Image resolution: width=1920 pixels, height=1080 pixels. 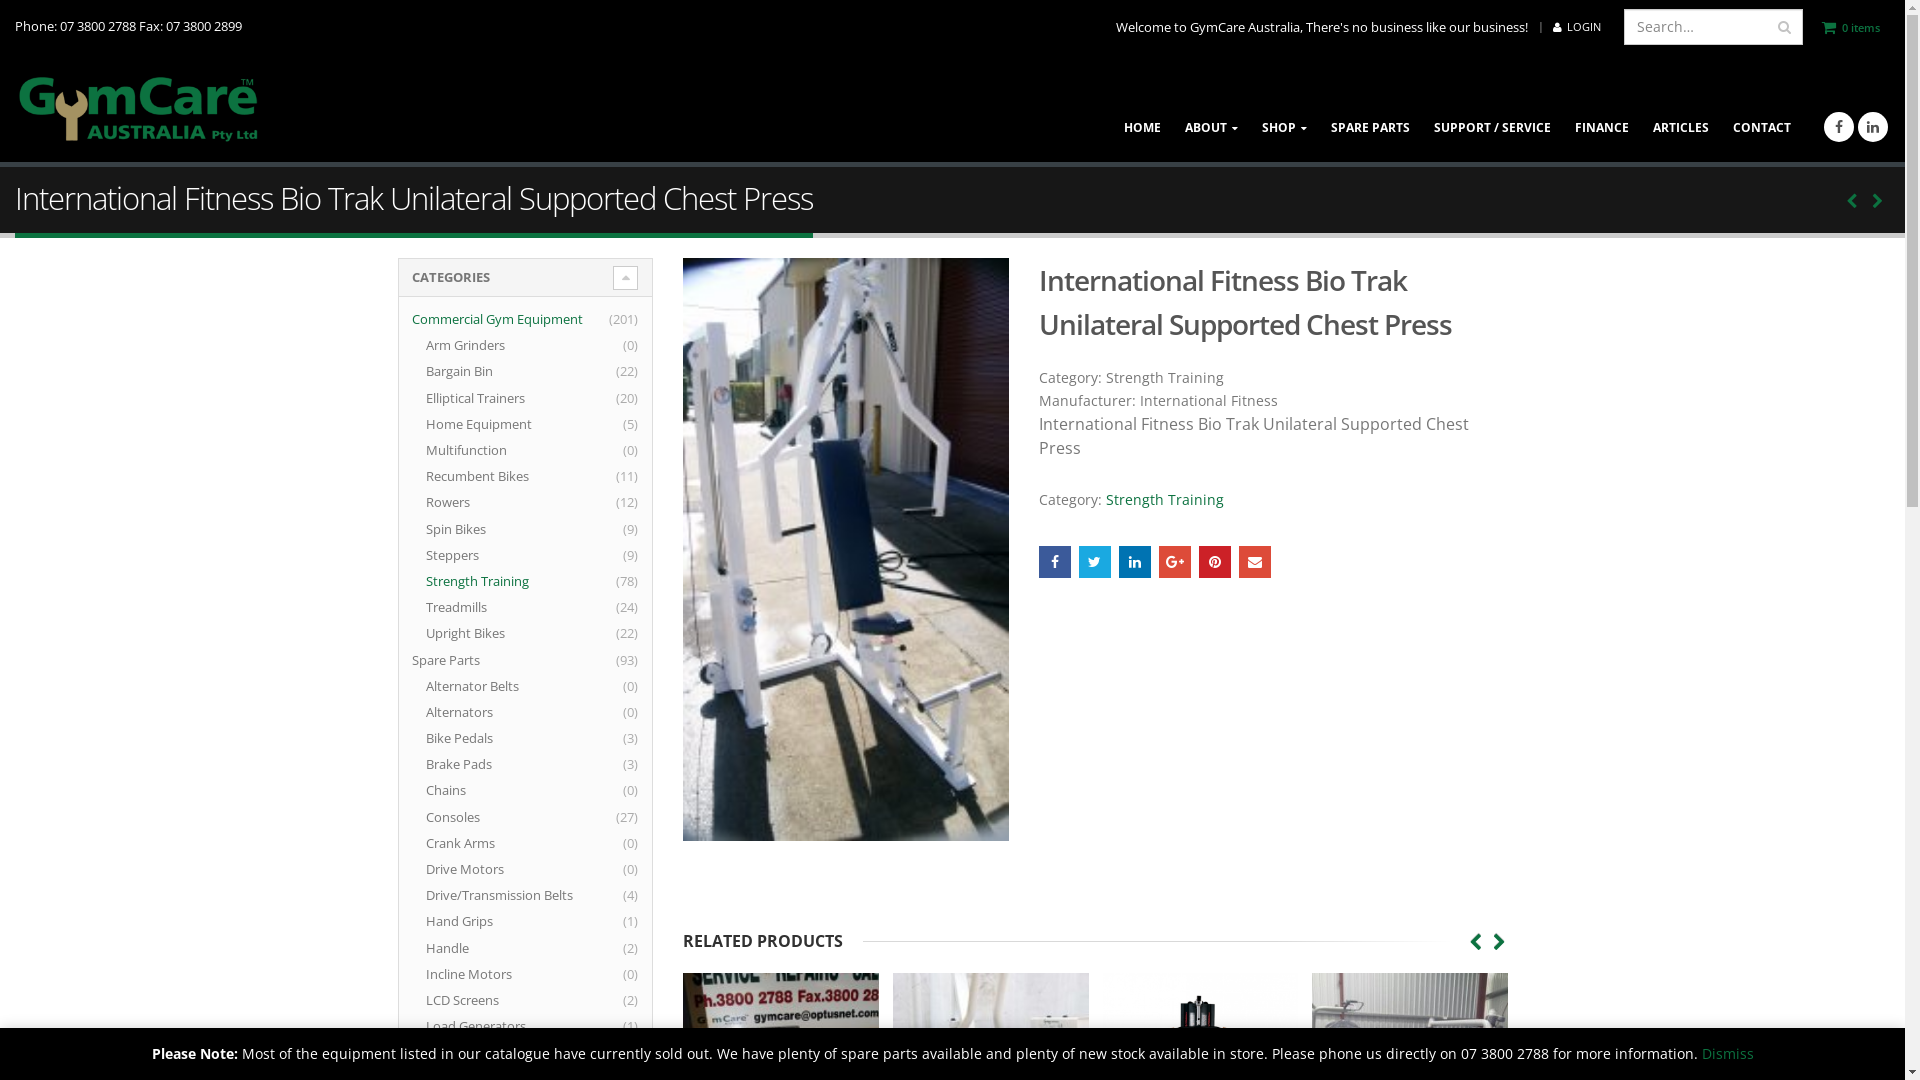 What do you see at coordinates (411, 318) in the screenshot?
I see `'Commercial Gym Equipment'` at bounding box center [411, 318].